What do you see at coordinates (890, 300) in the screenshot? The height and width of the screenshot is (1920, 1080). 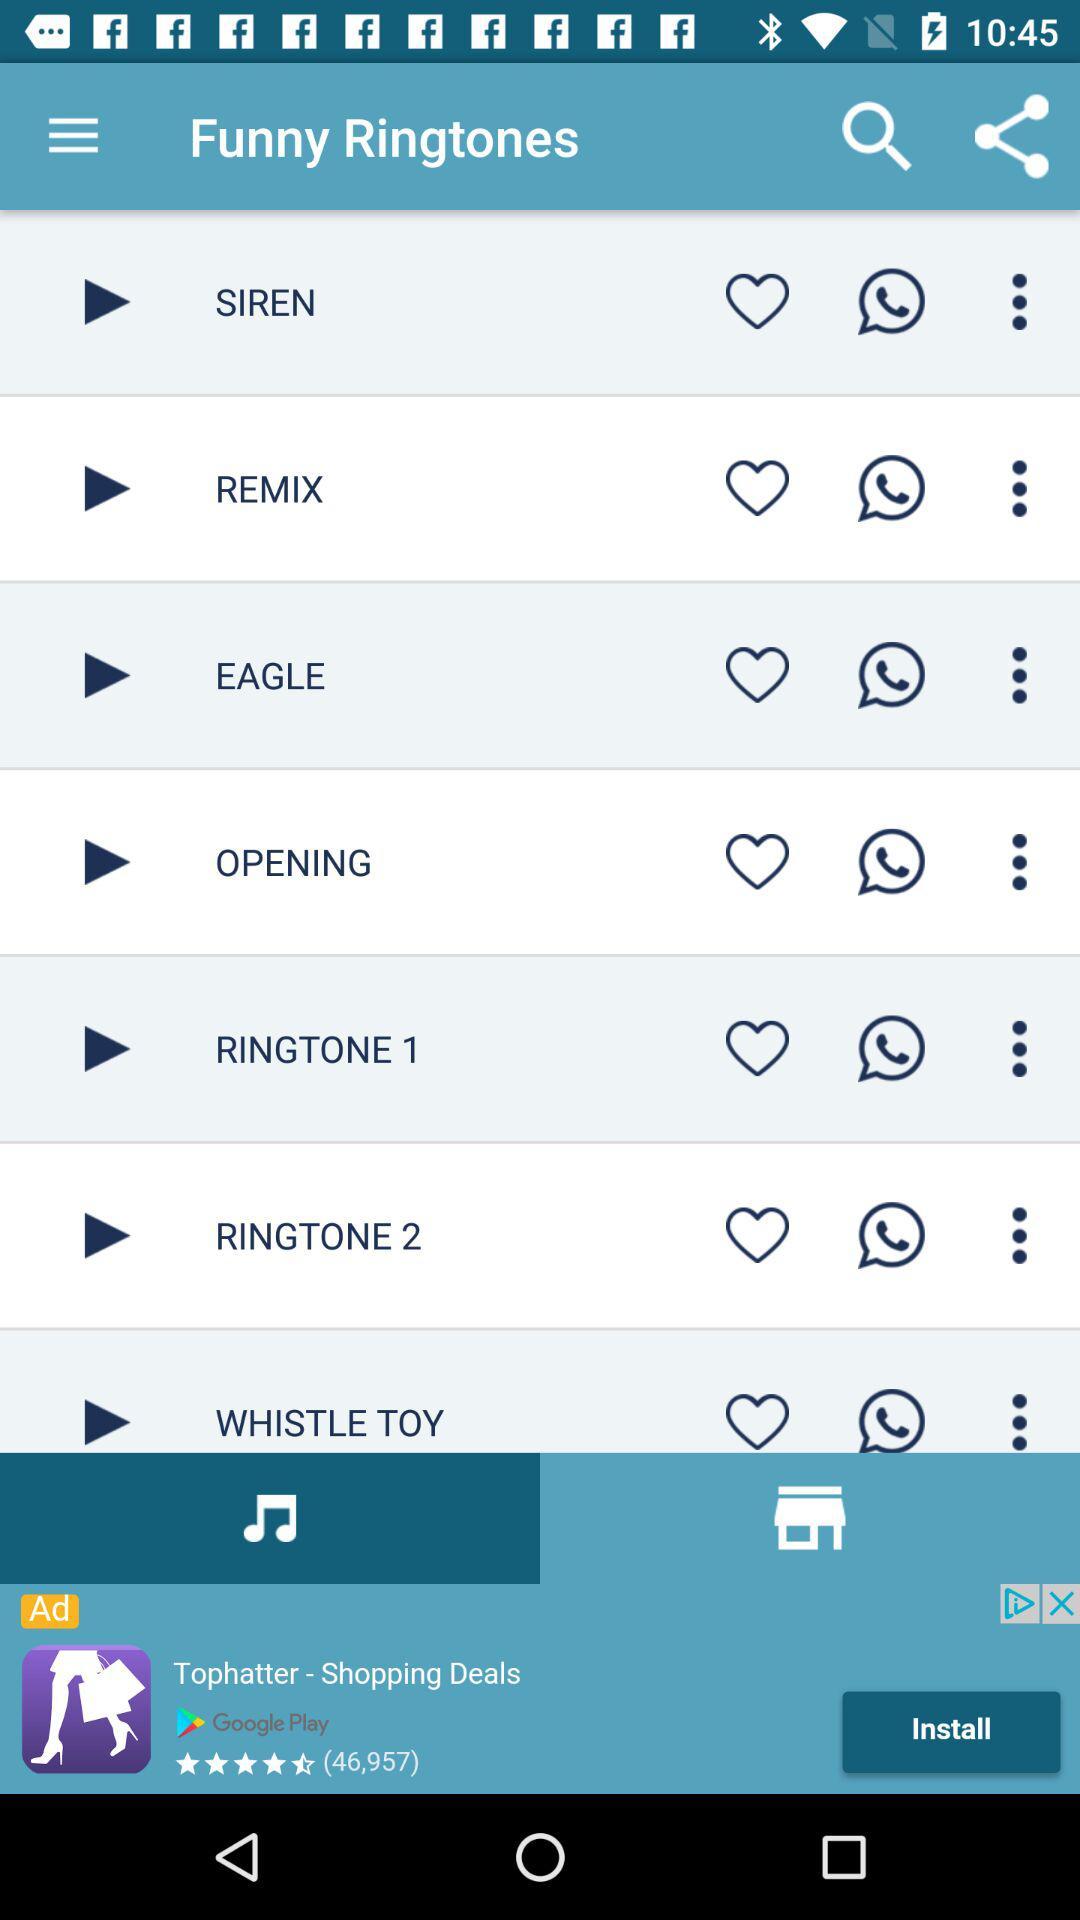 I see `call selected contact` at bounding box center [890, 300].